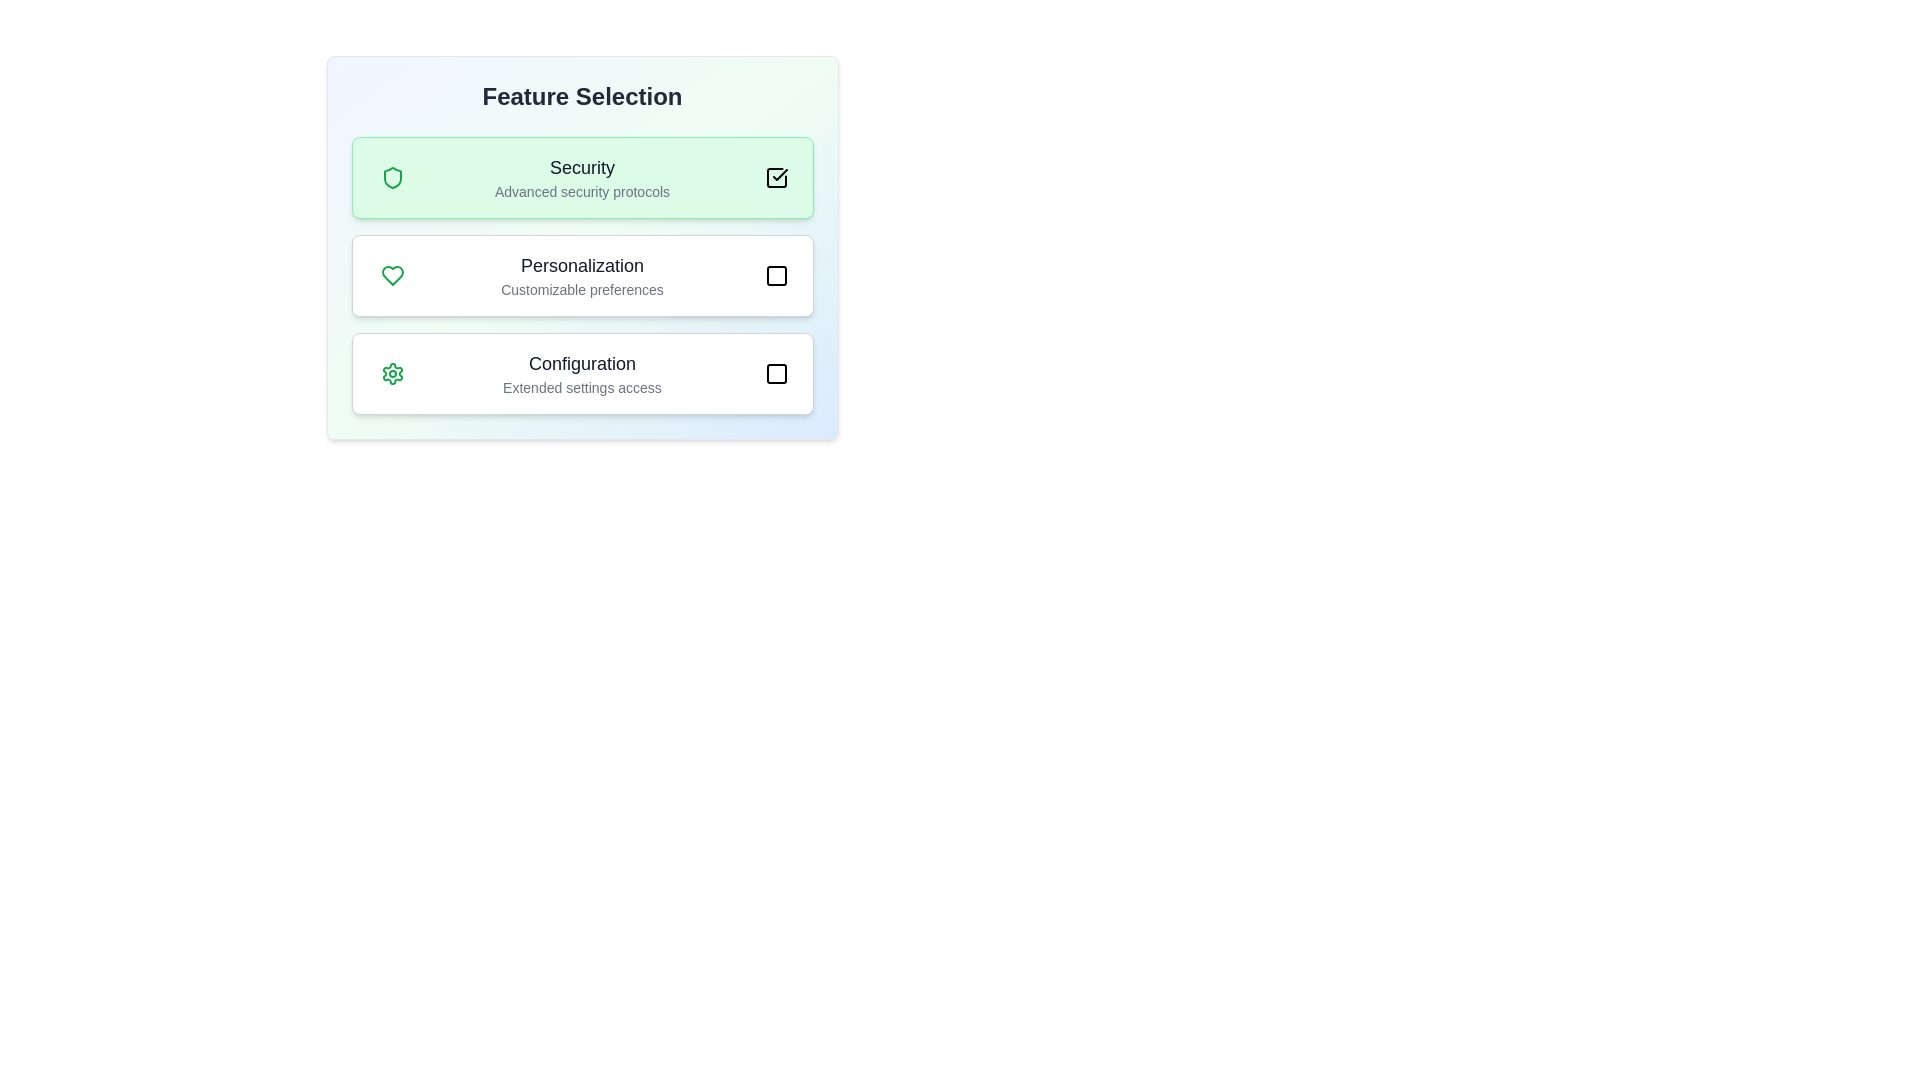  What do you see at coordinates (775, 374) in the screenshot?
I see `the checkbox located in the bottom-right corner of the Configuration selection panel` at bounding box center [775, 374].